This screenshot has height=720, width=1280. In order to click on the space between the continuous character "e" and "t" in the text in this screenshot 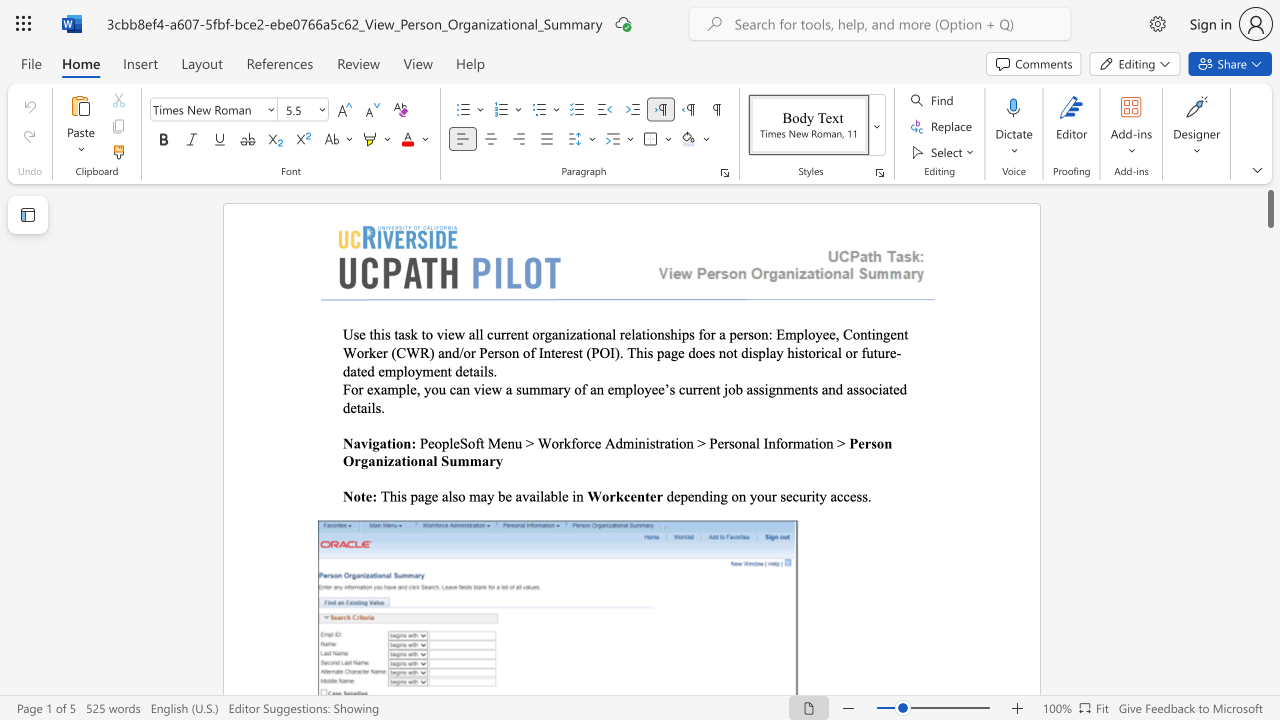, I will do `click(467, 371)`.